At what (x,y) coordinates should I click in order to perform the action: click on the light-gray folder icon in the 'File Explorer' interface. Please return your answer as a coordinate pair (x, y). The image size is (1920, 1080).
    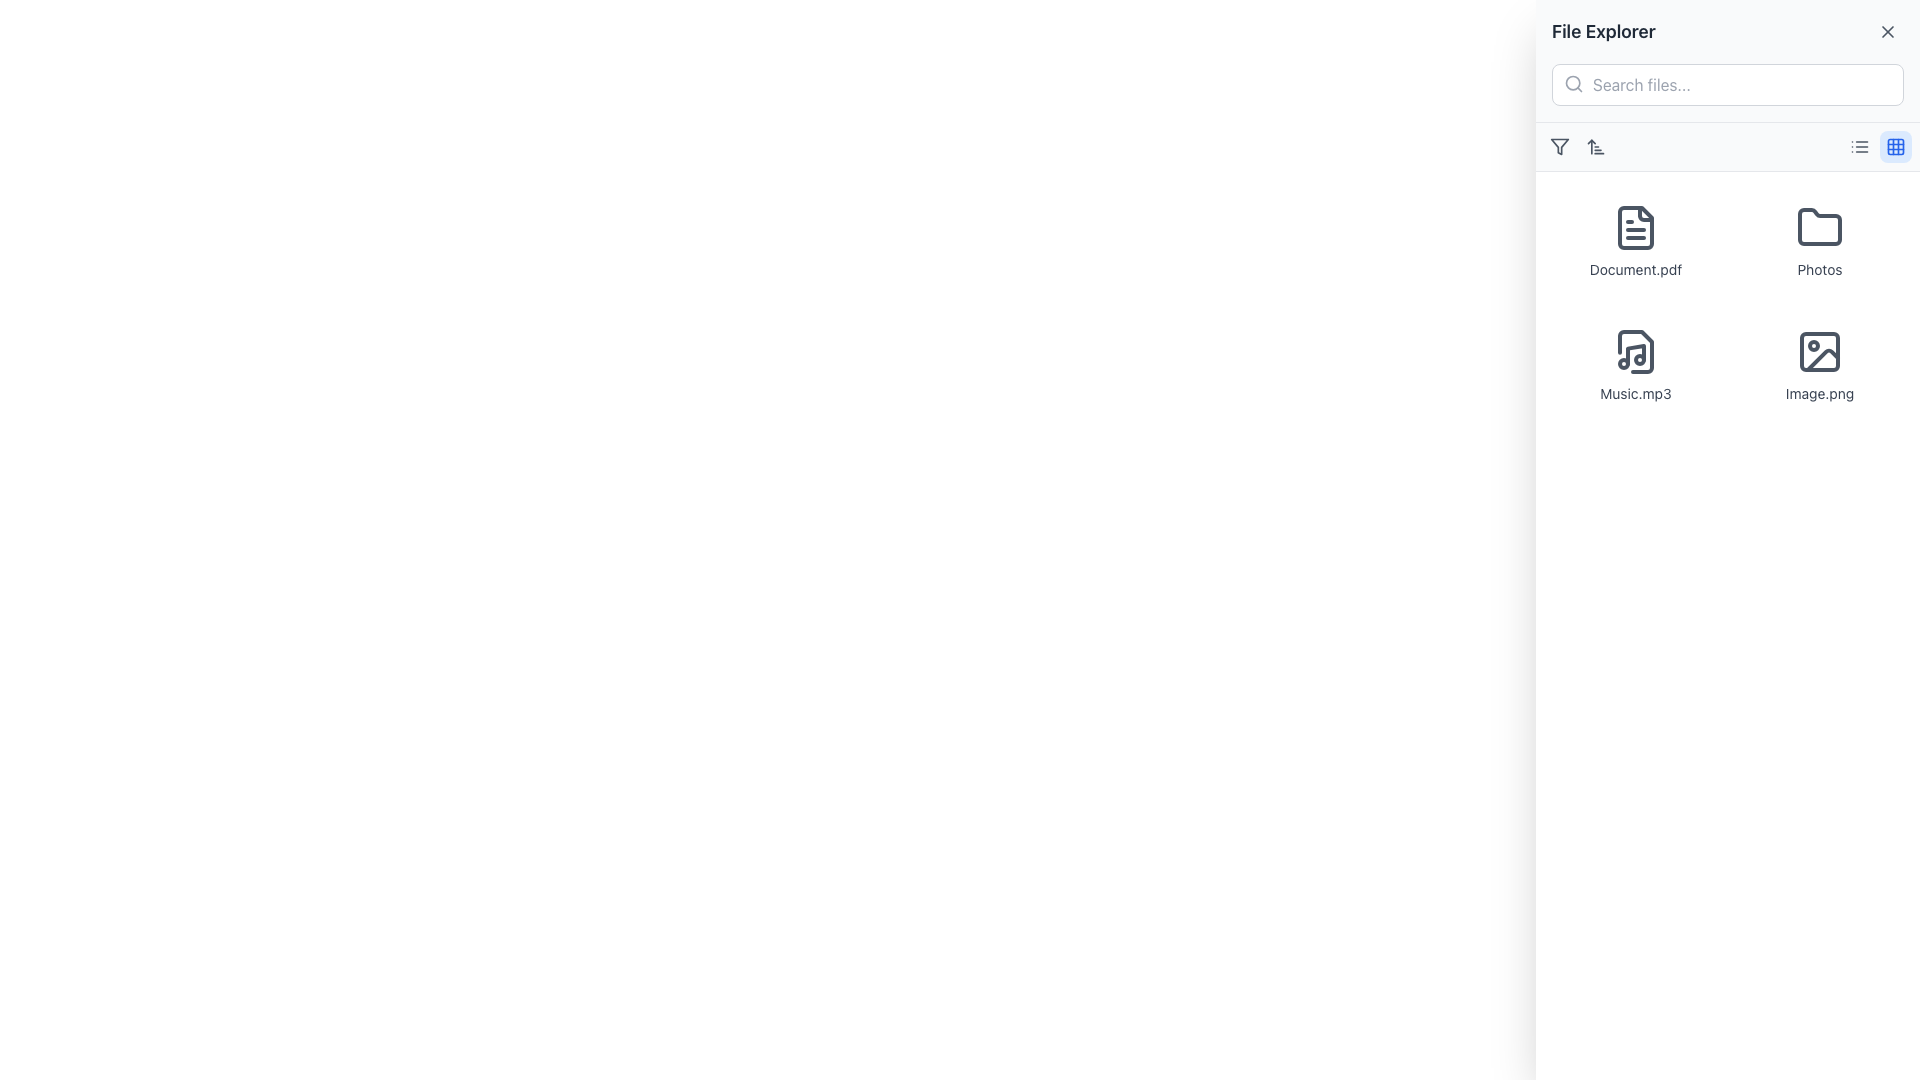
    Looking at the image, I should click on (1819, 226).